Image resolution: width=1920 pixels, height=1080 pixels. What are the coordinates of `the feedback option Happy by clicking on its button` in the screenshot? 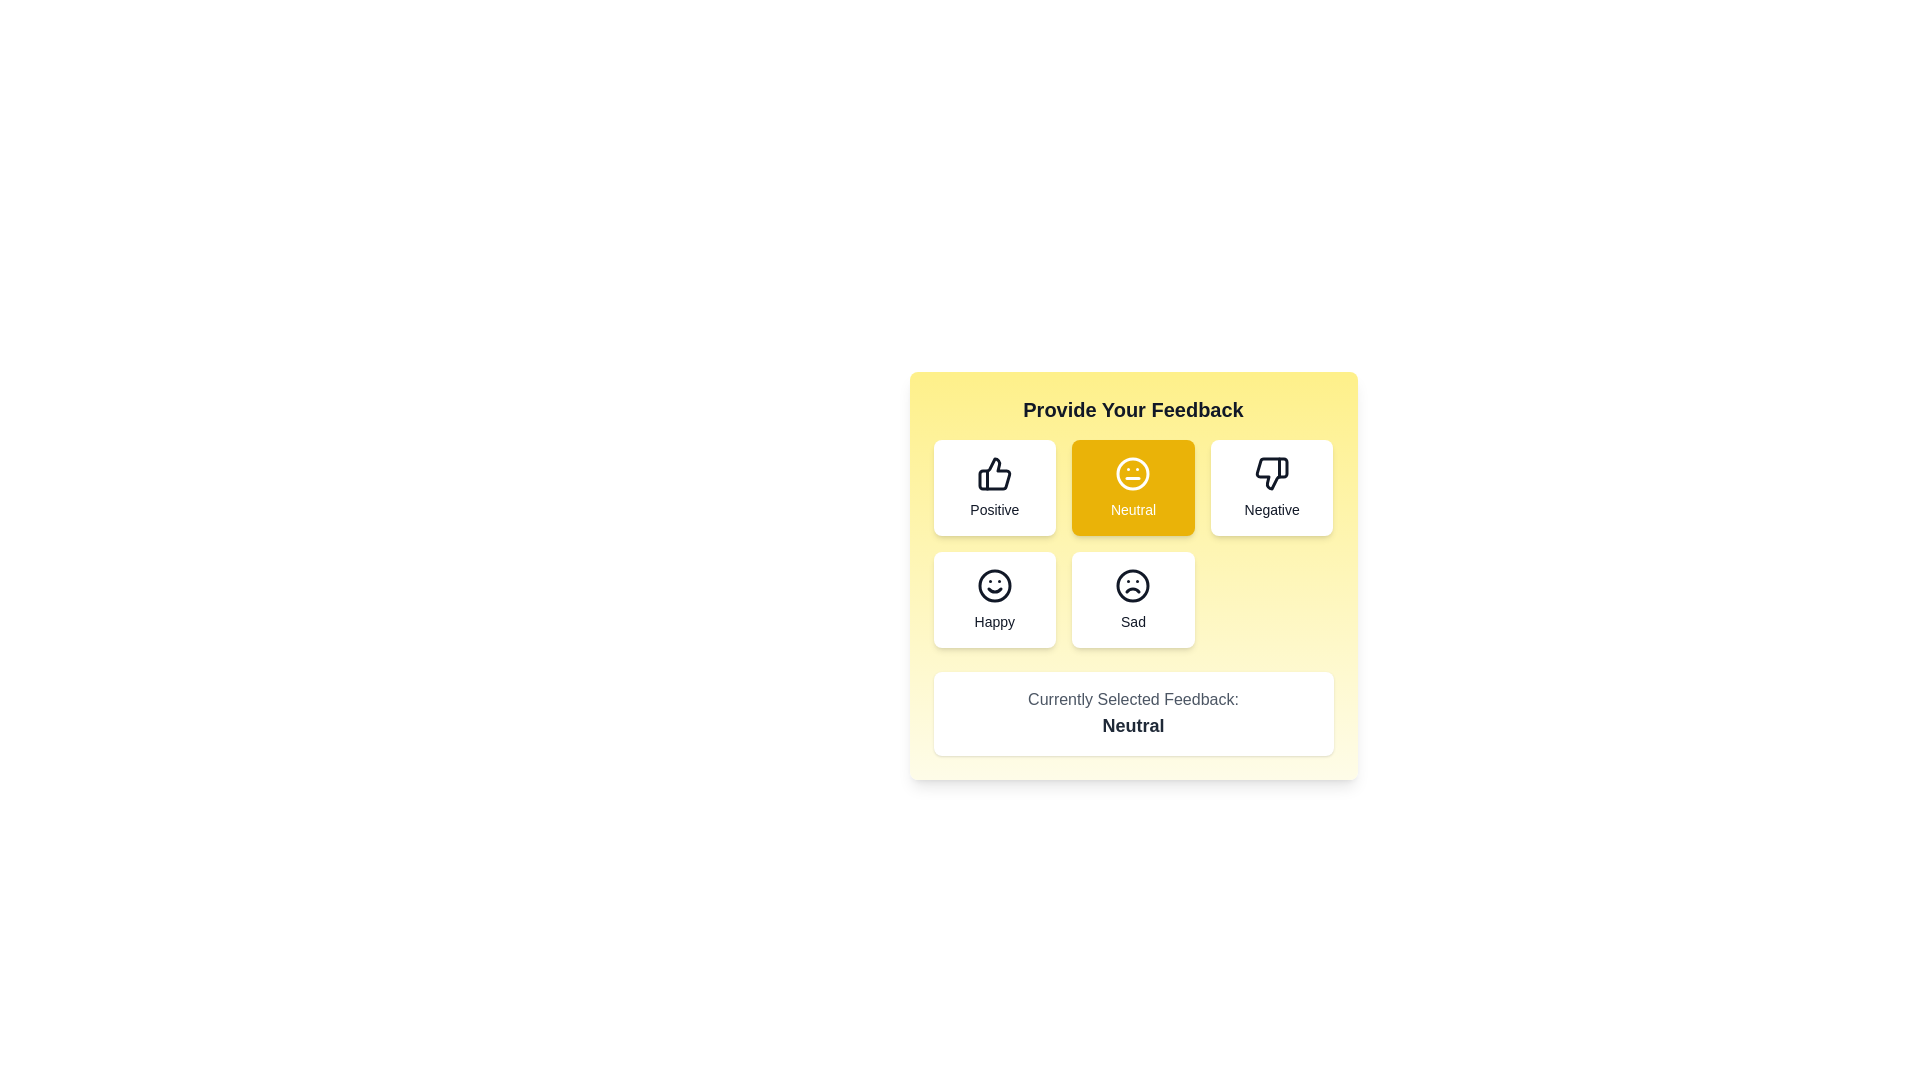 It's located at (994, 599).